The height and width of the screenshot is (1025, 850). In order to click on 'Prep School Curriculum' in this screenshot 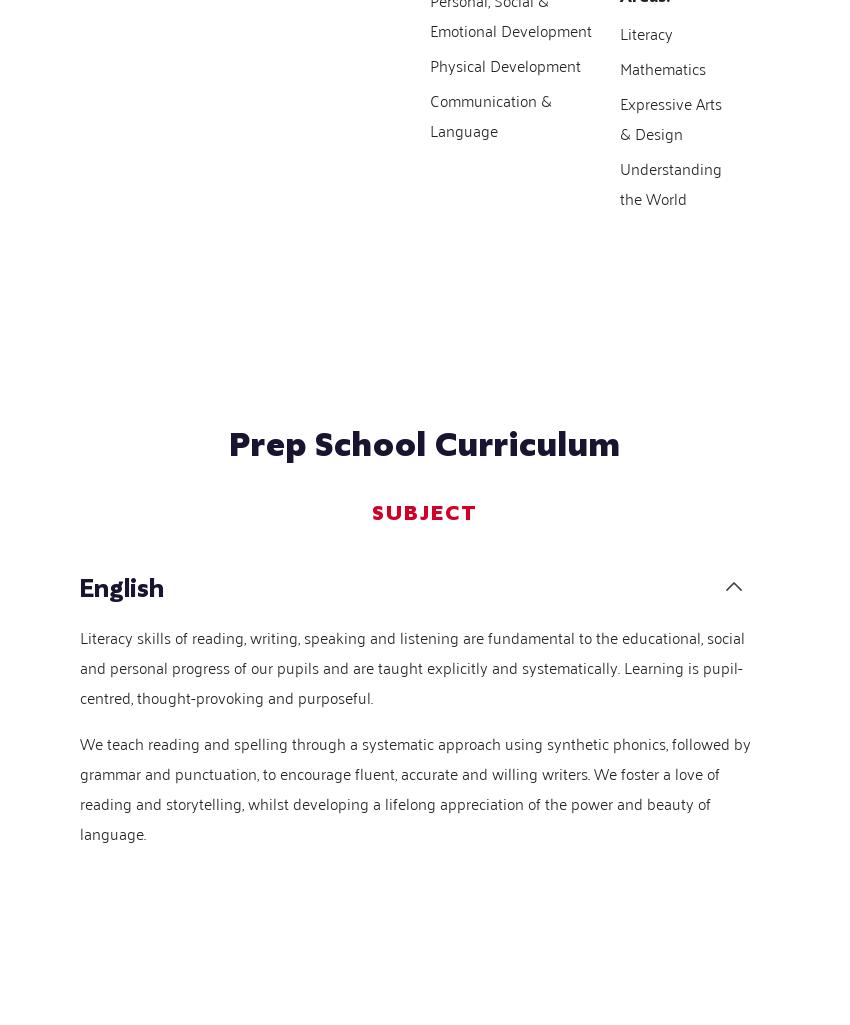, I will do `click(424, 444)`.